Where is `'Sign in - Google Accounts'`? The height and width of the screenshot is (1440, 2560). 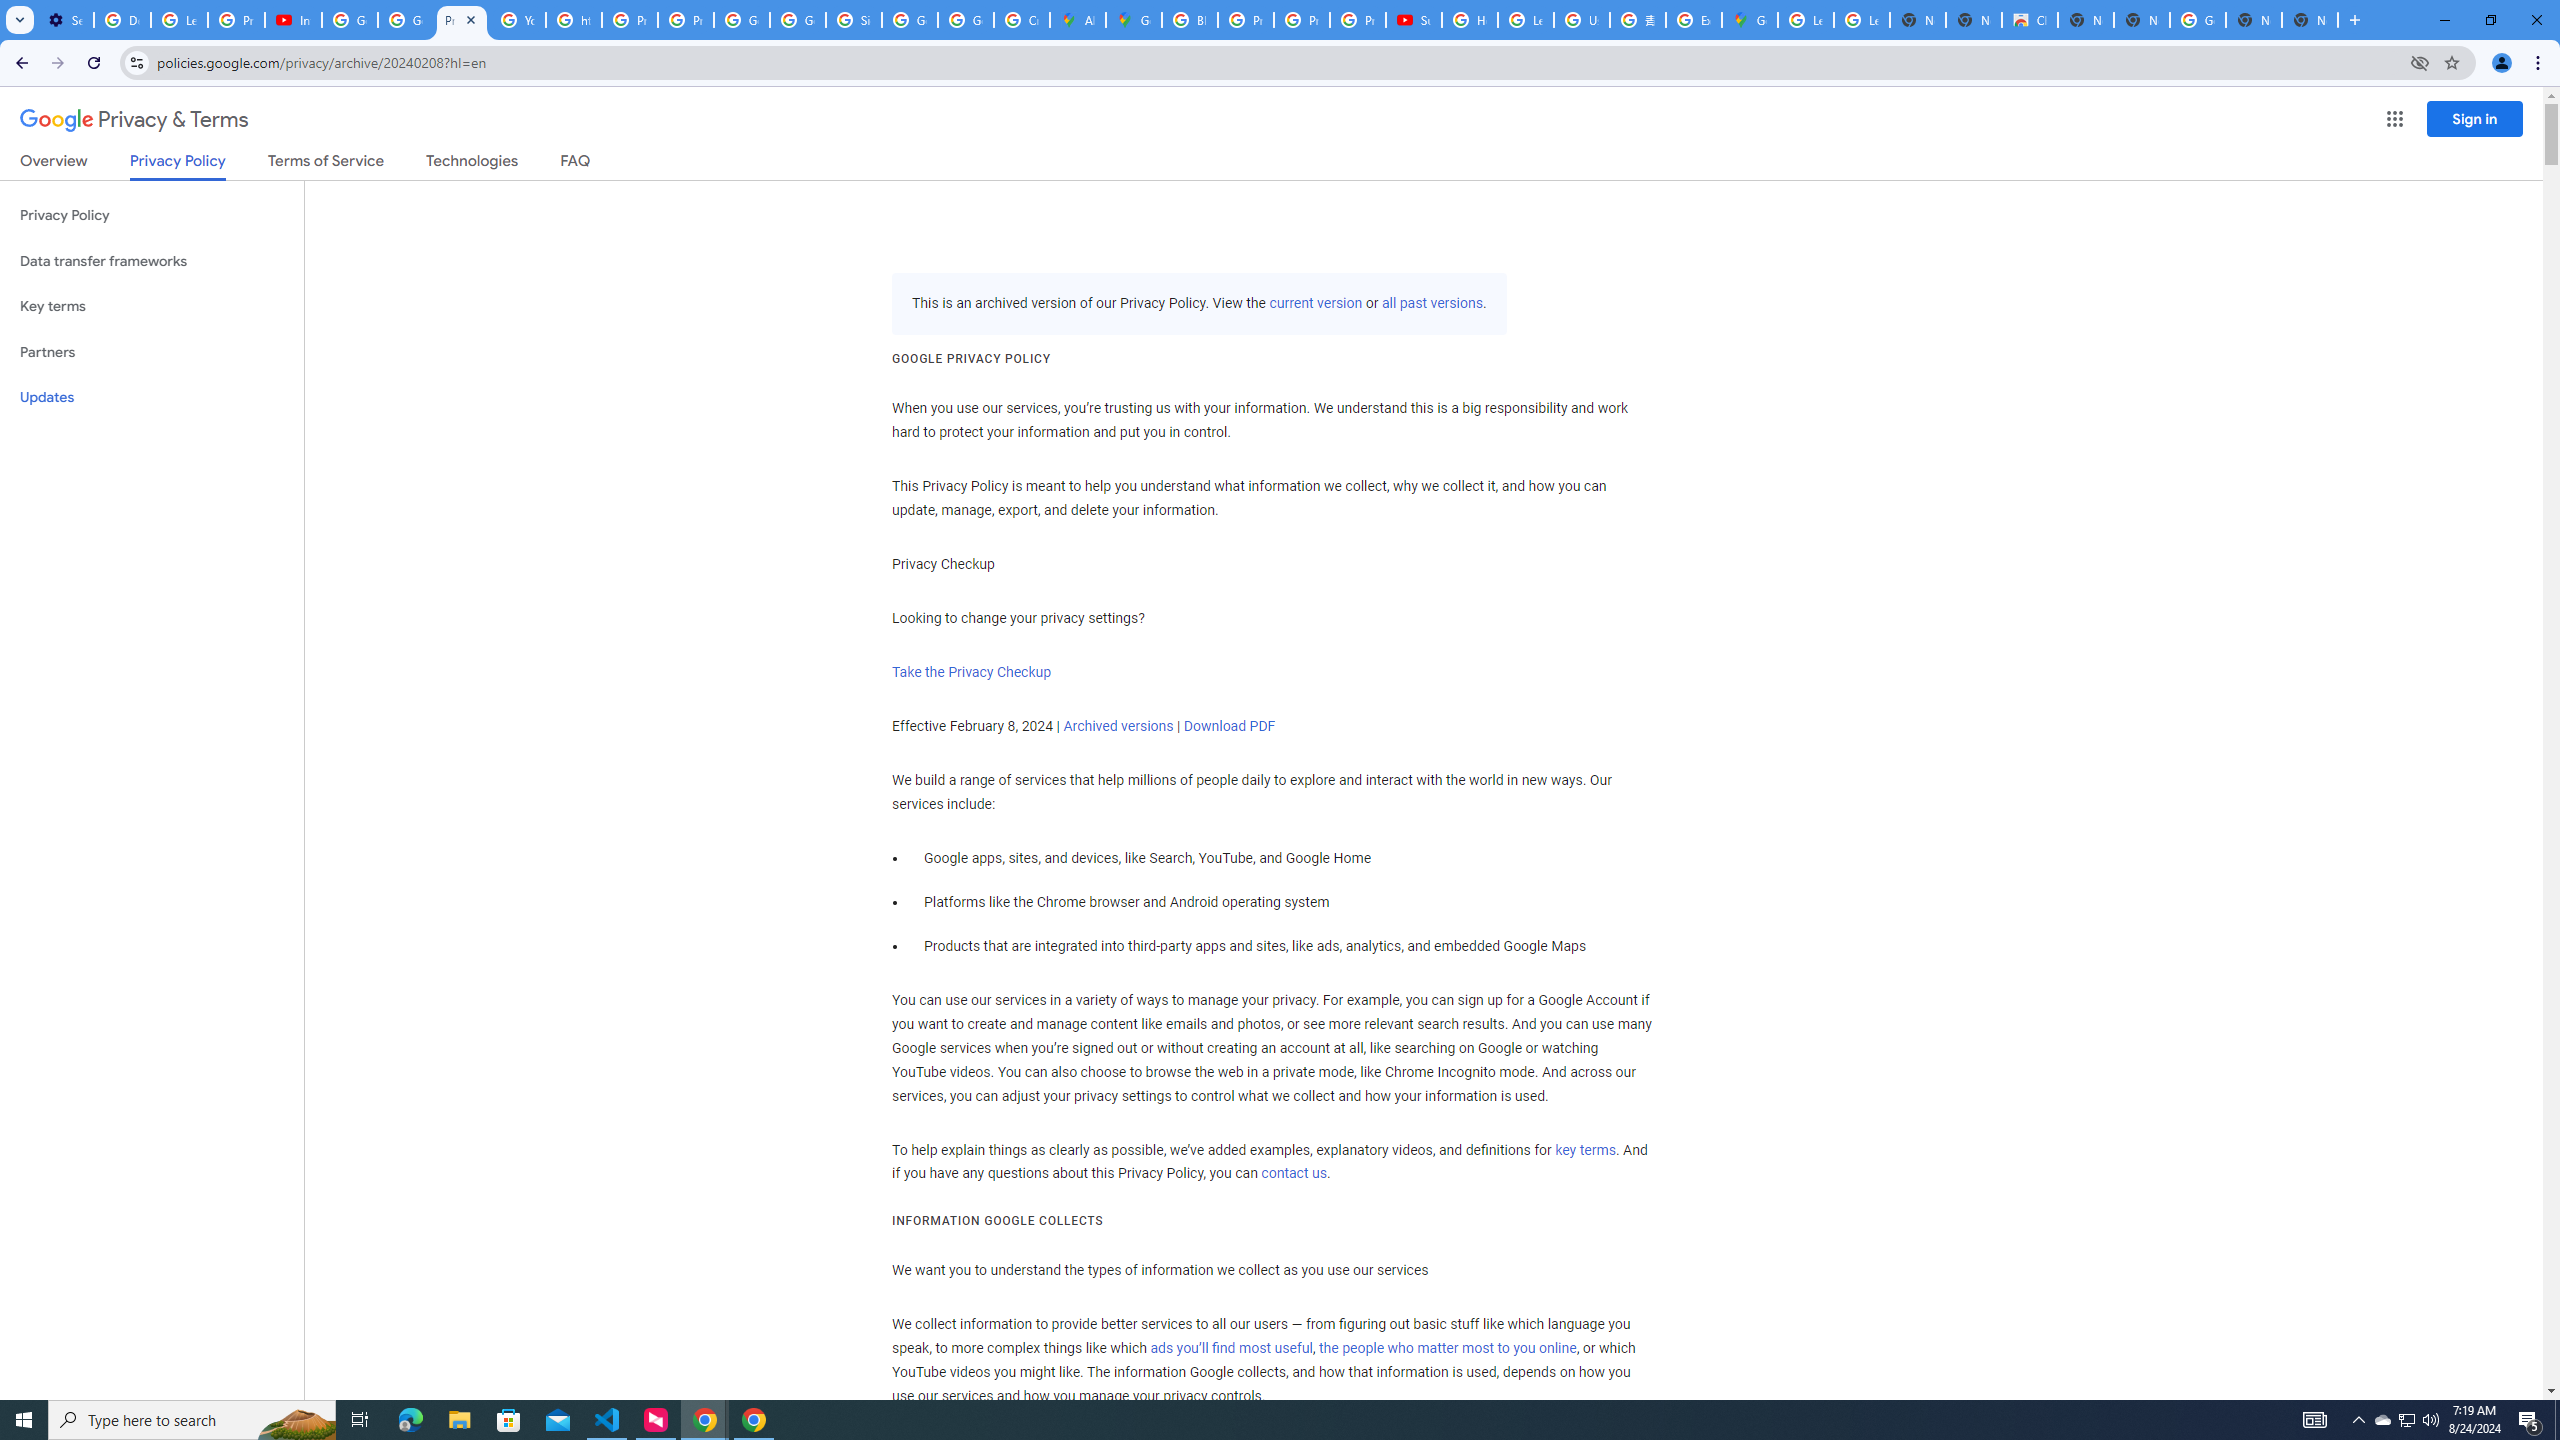
'Sign in - Google Accounts' is located at coordinates (852, 19).